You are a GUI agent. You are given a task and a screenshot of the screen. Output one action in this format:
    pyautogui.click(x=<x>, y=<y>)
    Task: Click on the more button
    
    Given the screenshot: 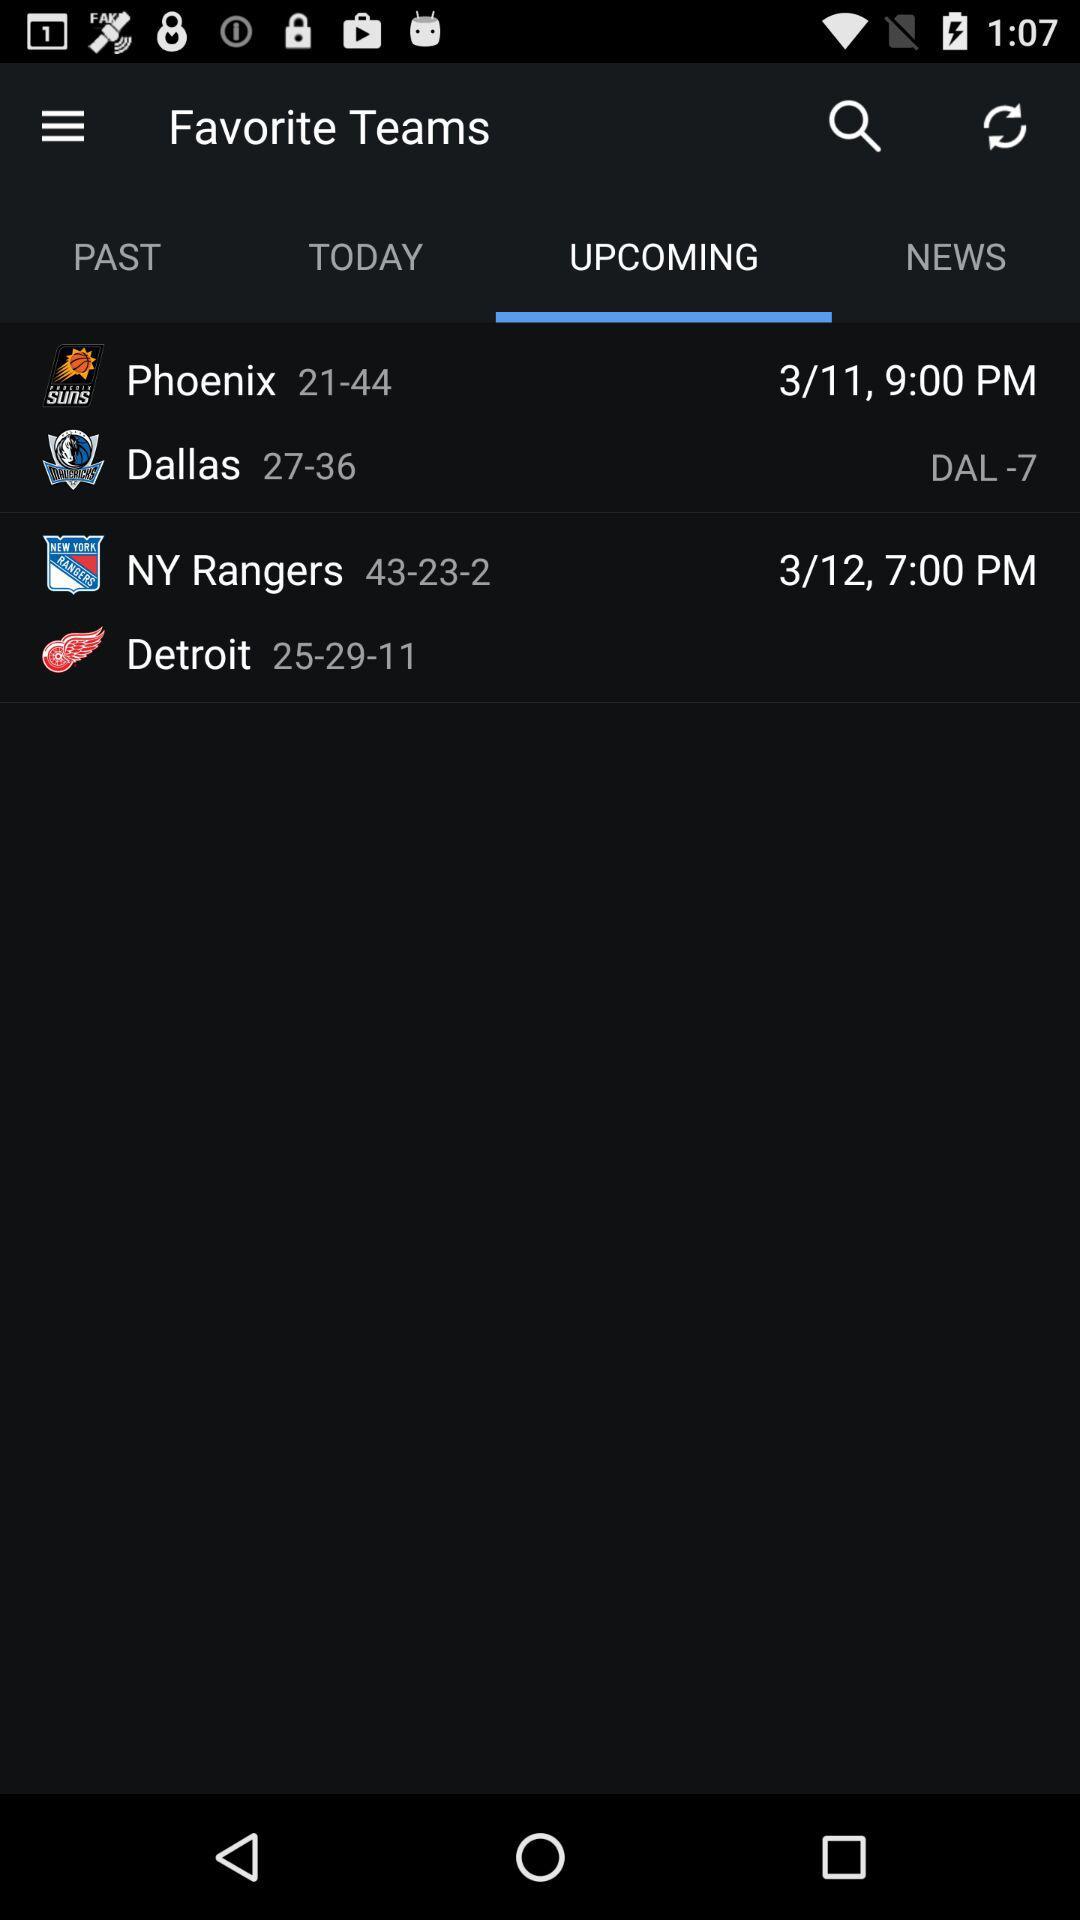 What is the action you would take?
    pyautogui.click(x=61, y=124)
    